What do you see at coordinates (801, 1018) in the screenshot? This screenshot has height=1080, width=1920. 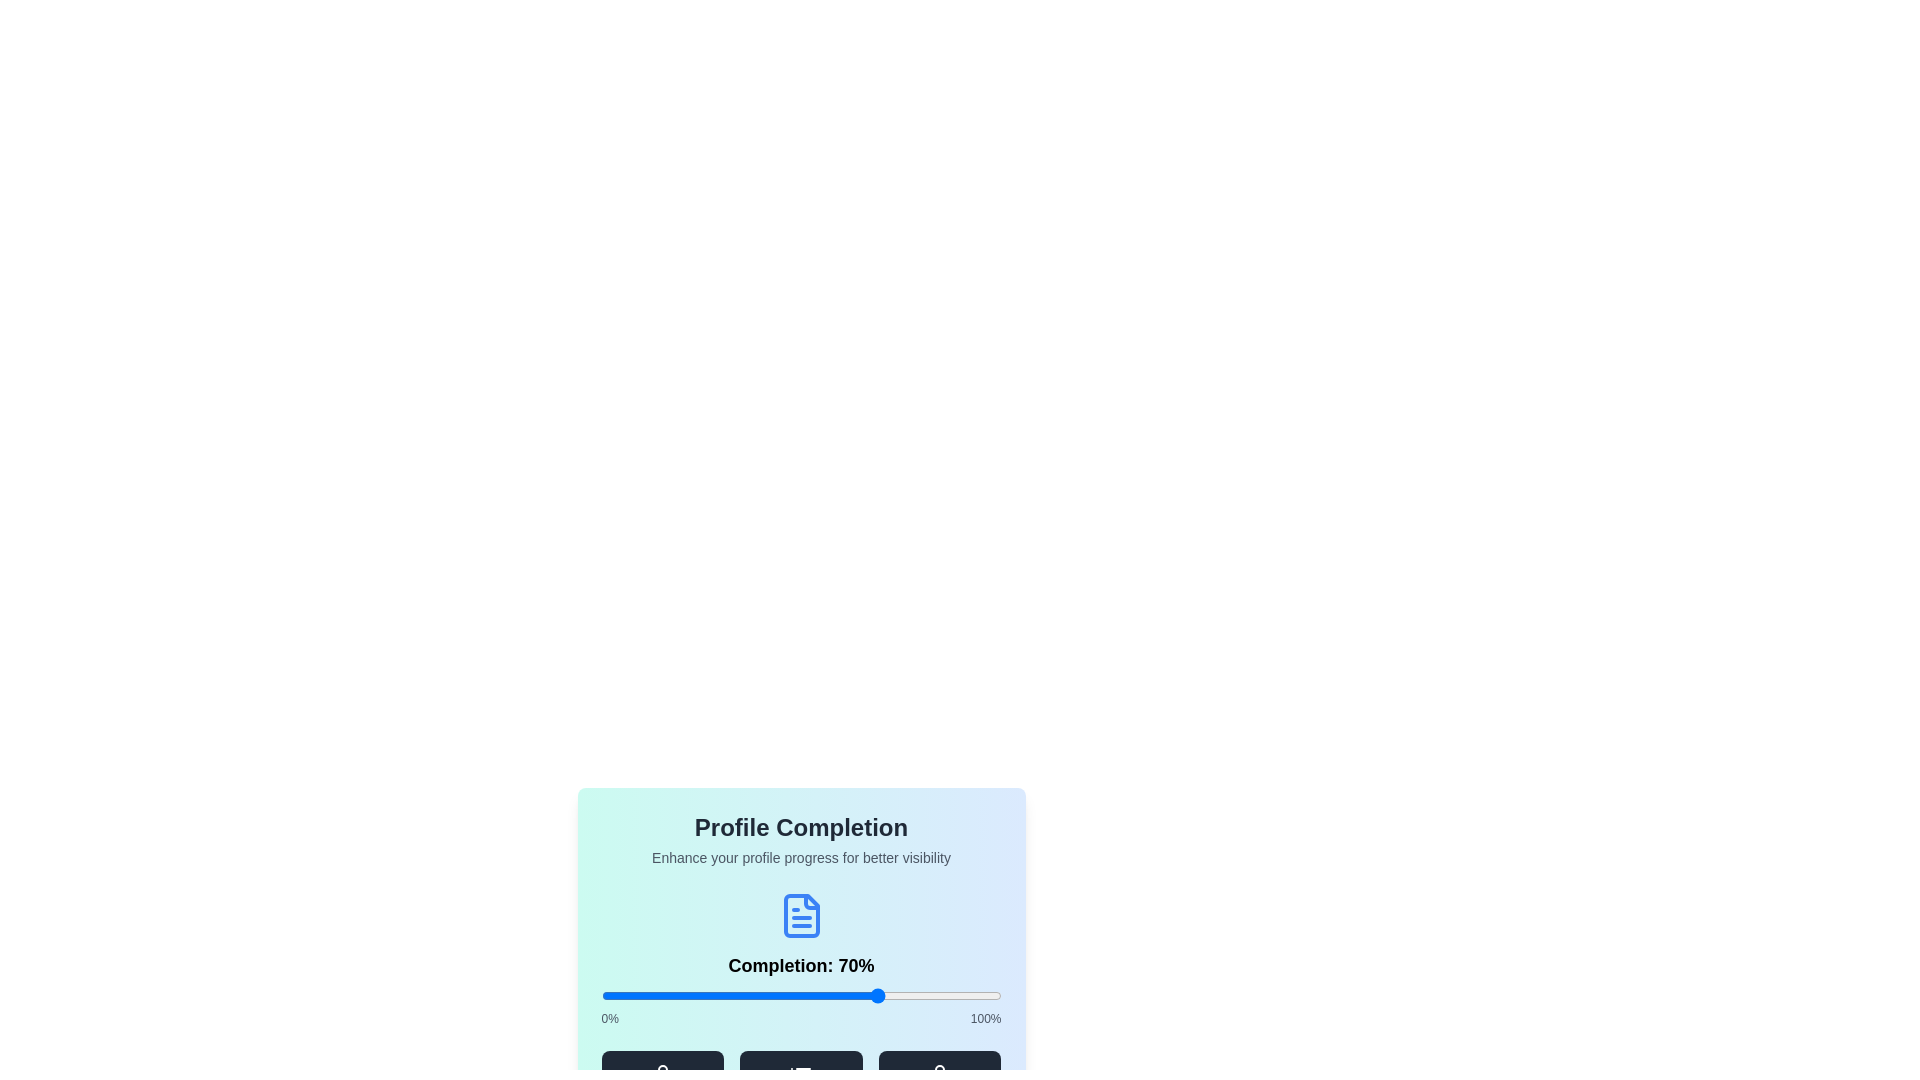 I see `values '0%' and '100%' displayed under the slider bar in the 'Completion: 70%' section to understand the slider range` at bounding box center [801, 1018].